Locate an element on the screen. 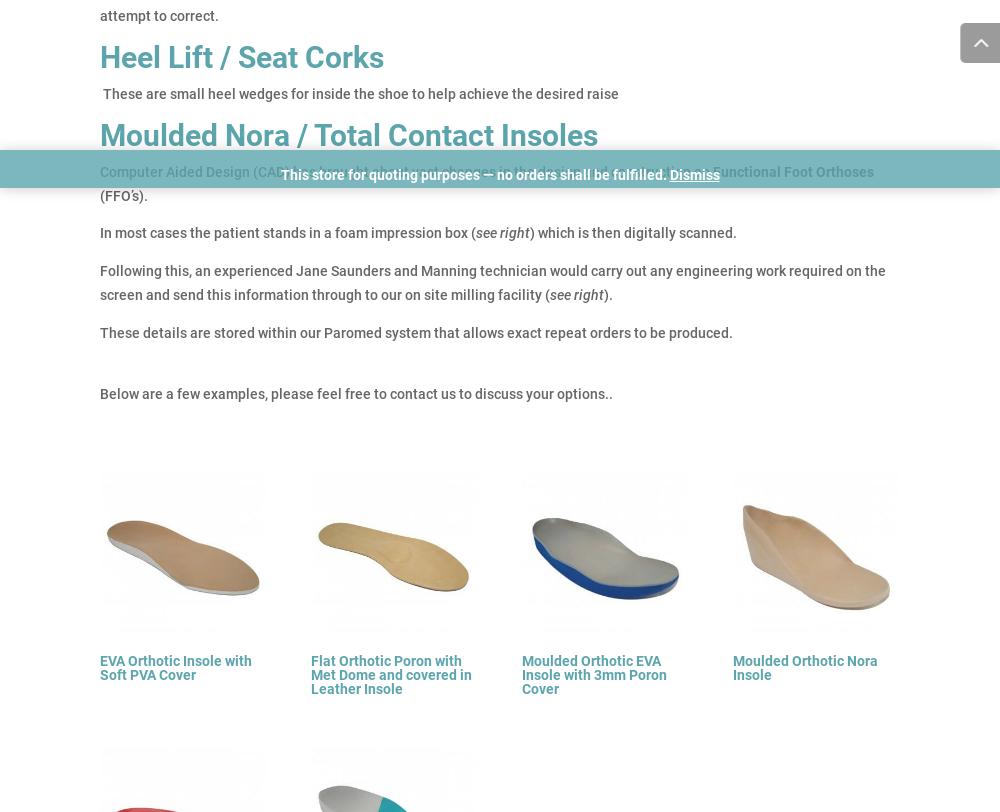  'In most cases the patient stands in a foam impression box (' is located at coordinates (288, 232).